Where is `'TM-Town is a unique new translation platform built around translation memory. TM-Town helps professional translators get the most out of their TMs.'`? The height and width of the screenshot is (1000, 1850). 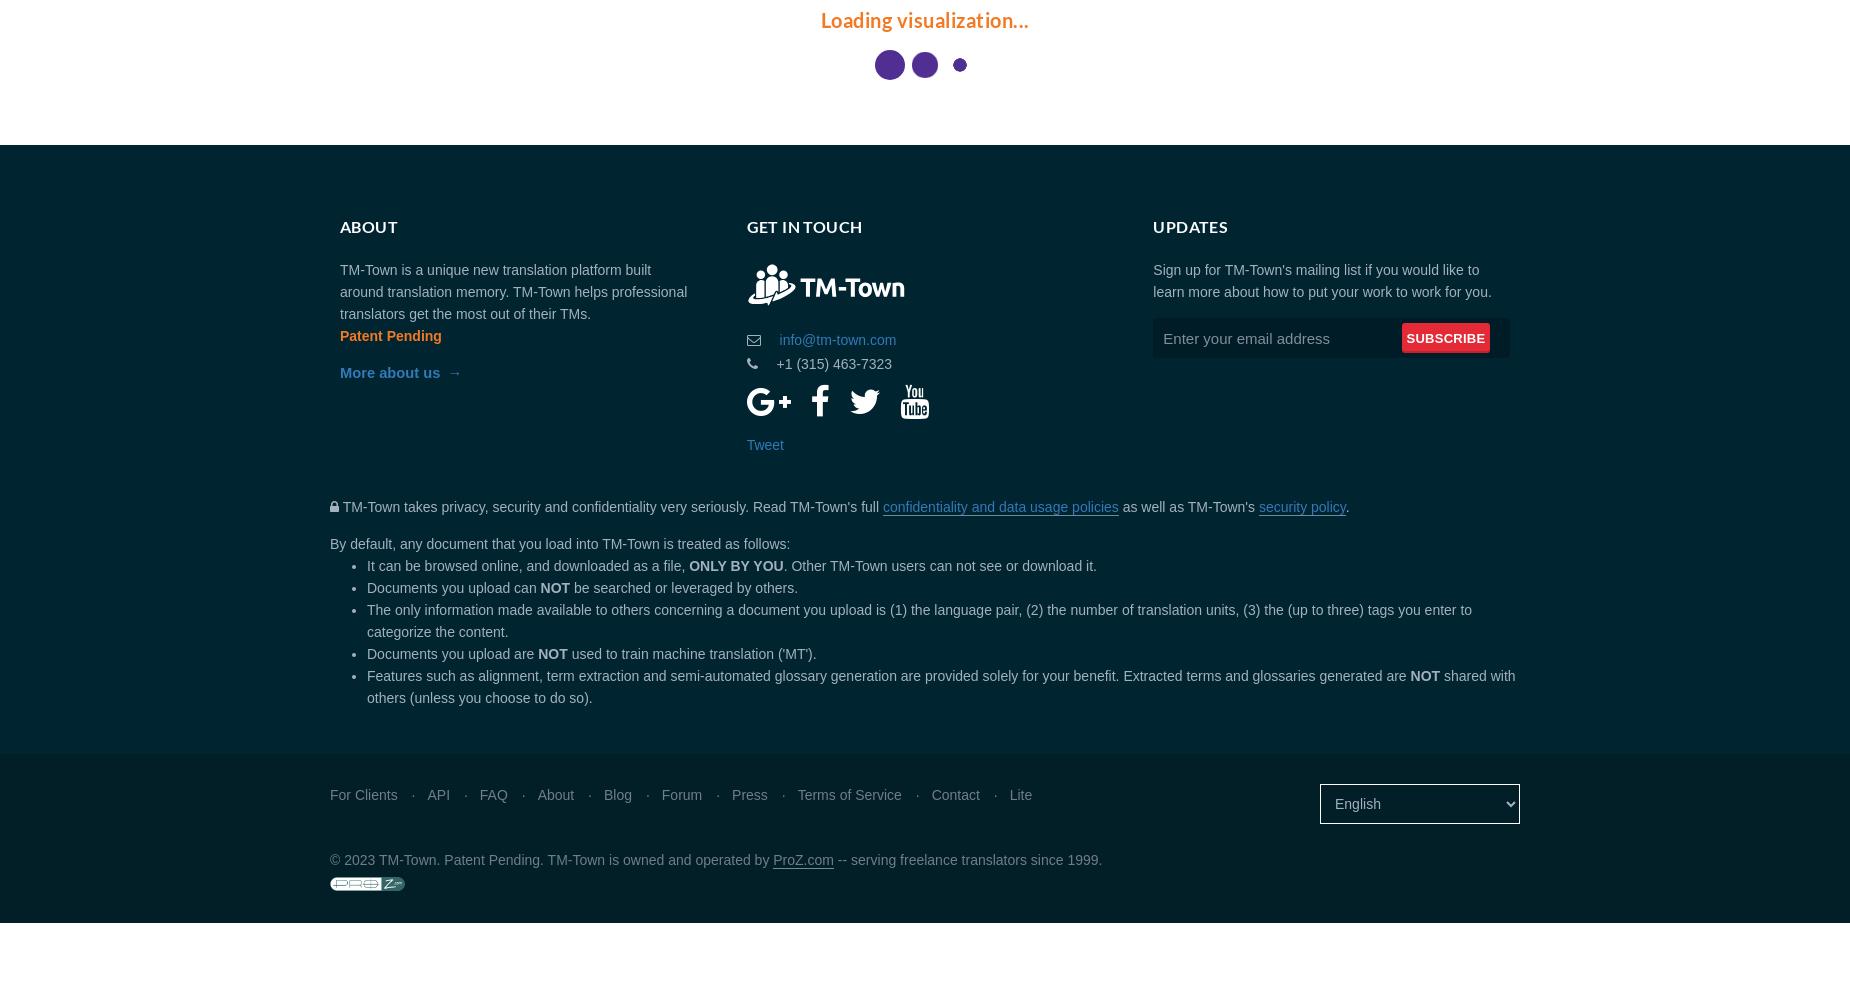 'TM-Town is a unique new translation platform built around translation memory. TM-Town helps professional translators get the most out of their TMs.' is located at coordinates (513, 292).